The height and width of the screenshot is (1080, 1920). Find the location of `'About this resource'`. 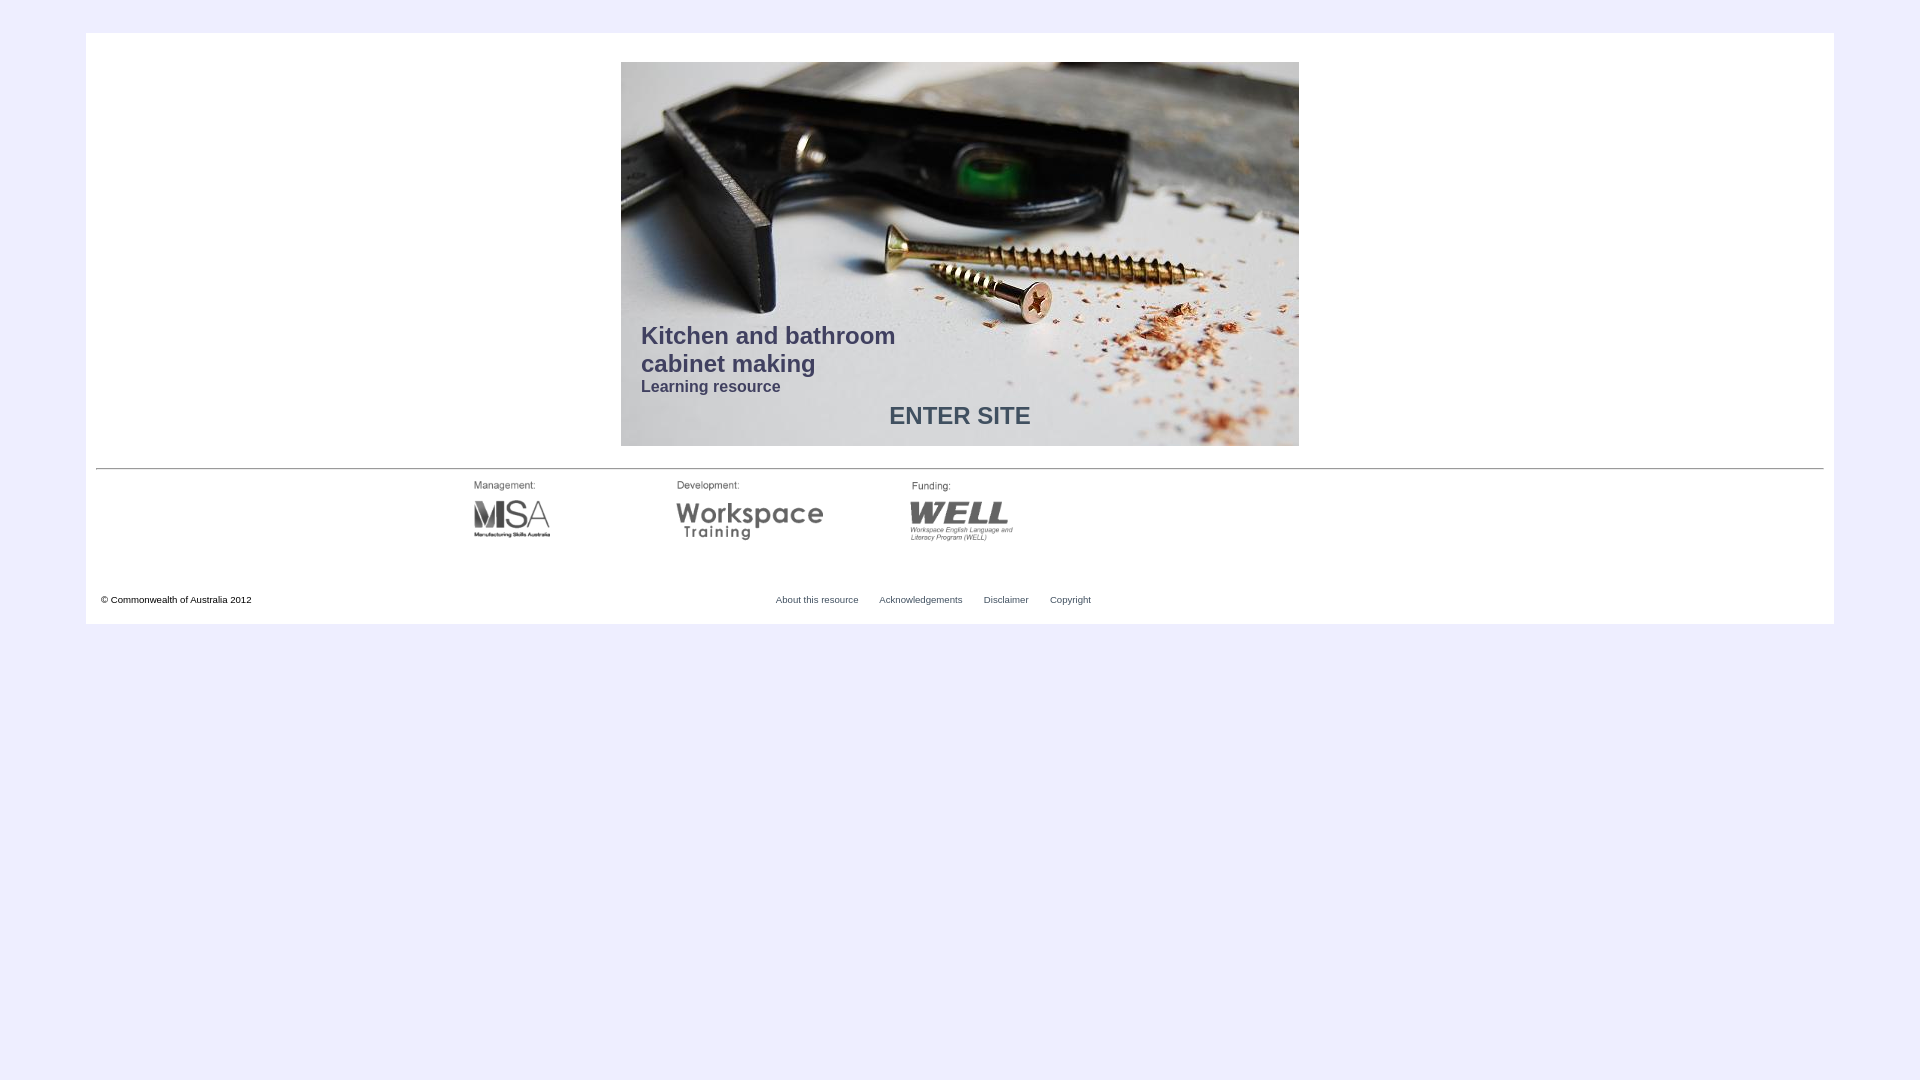

'About this resource' is located at coordinates (775, 598).